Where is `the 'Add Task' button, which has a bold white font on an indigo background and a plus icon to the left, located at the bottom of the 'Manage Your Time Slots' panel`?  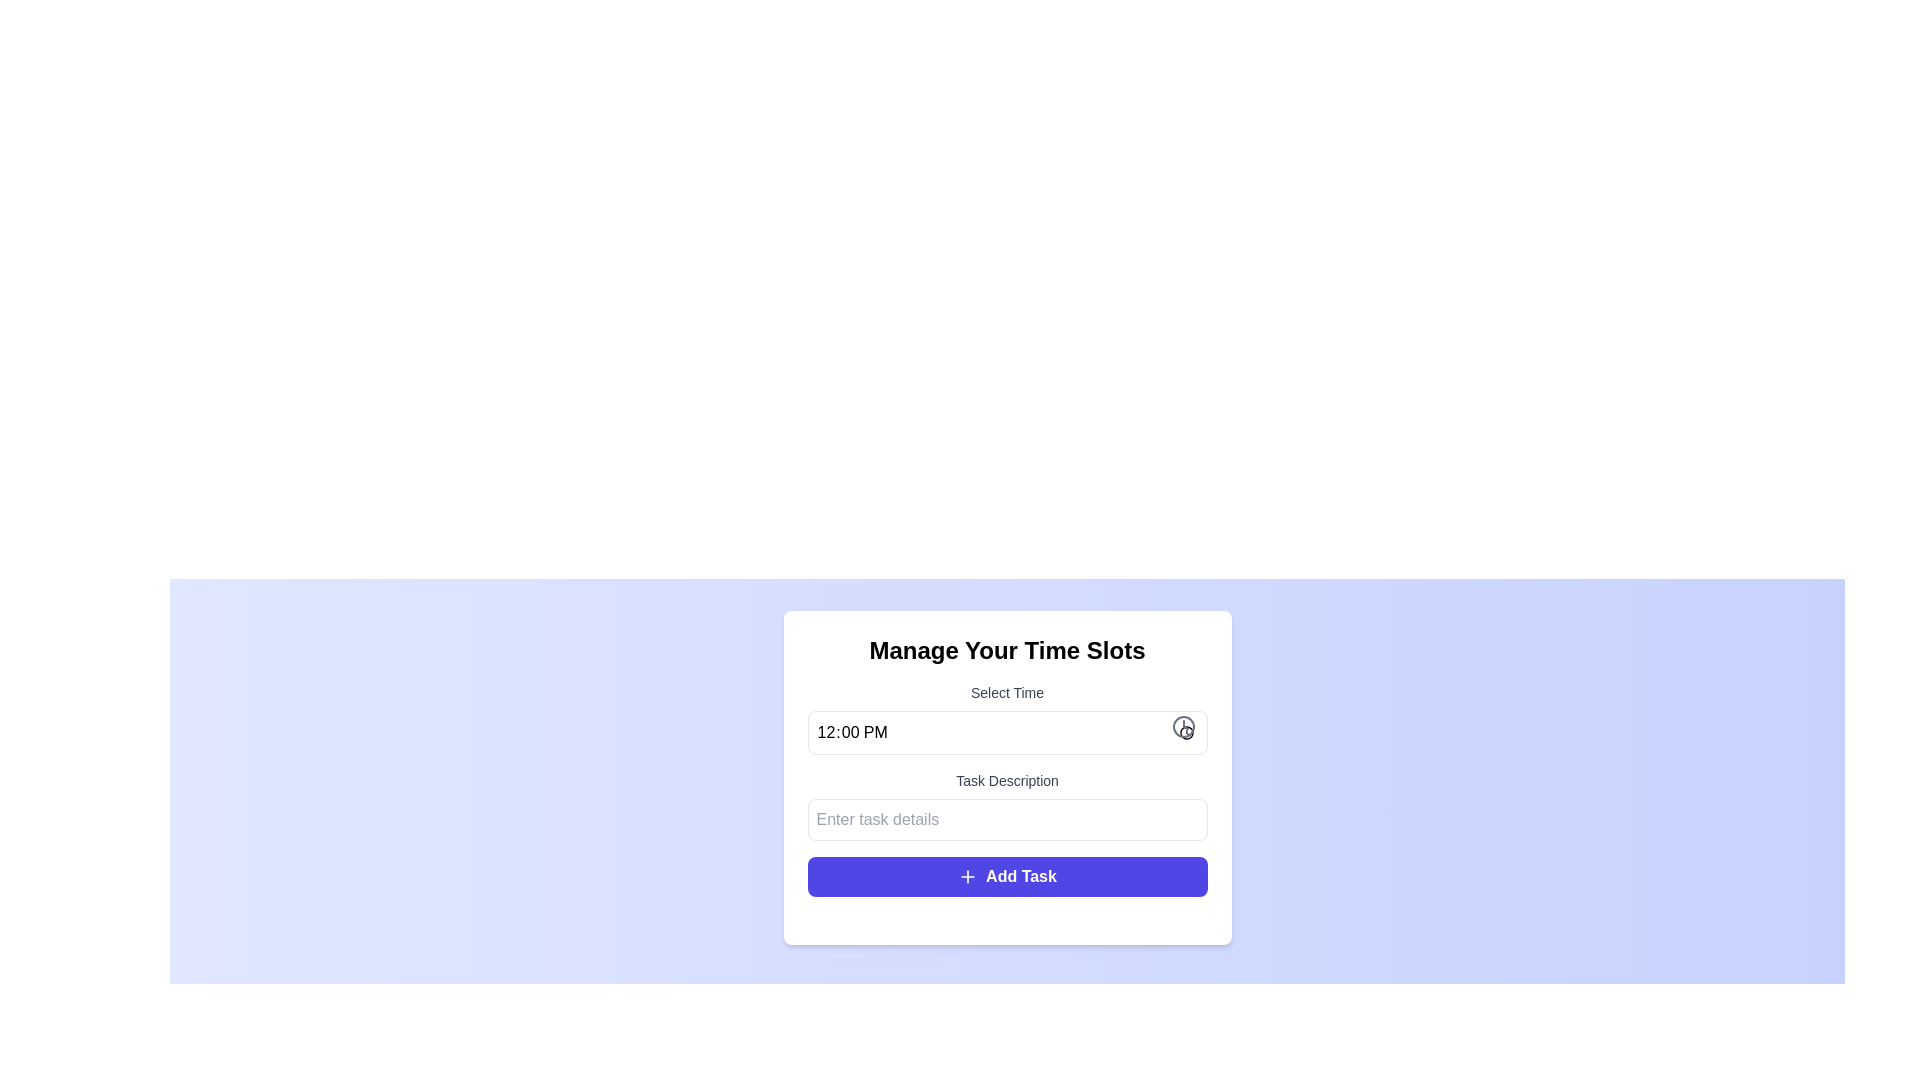 the 'Add Task' button, which has a bold white font on an indigo background and a plus icon to the left, located at the bottom of the 'Manage Your Time Slots' panel is located at coordinates (1007, 875).